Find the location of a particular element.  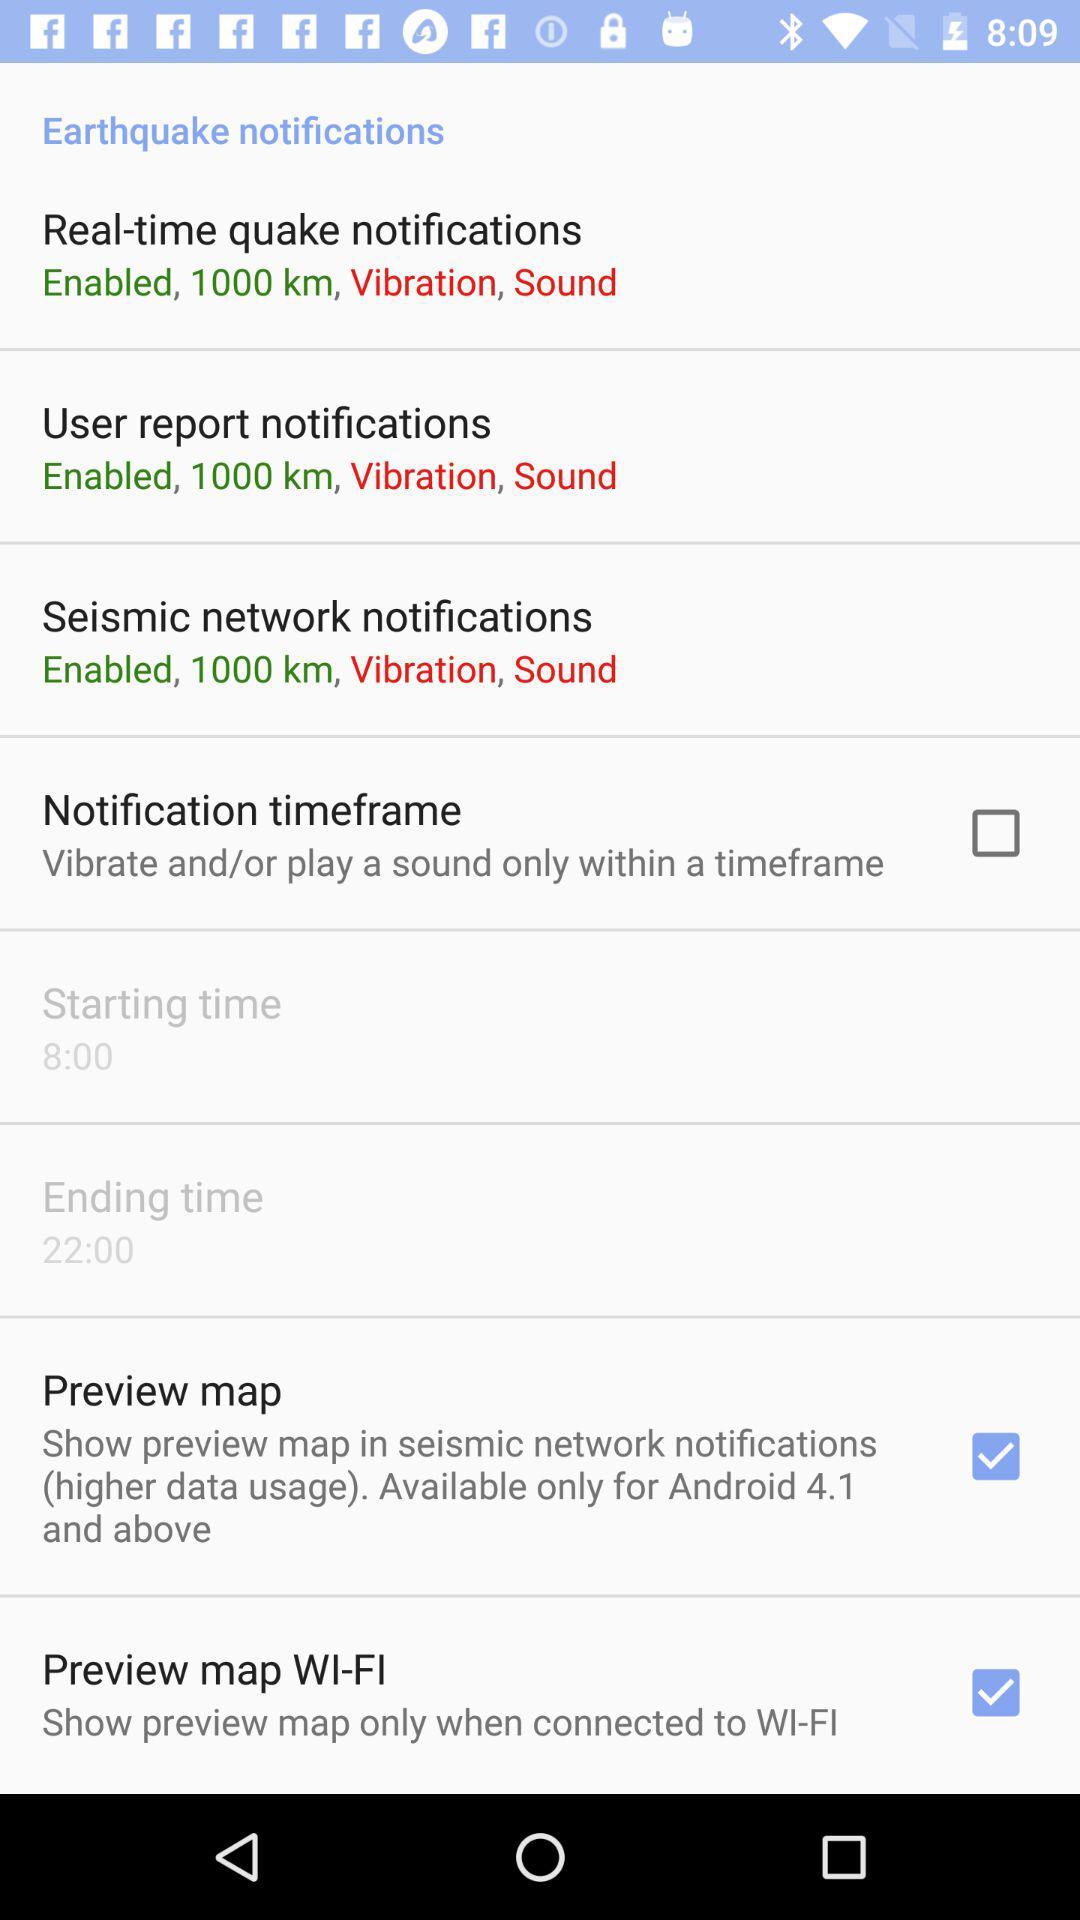

the notification timeframe icon is located at coordinates (250, 808).